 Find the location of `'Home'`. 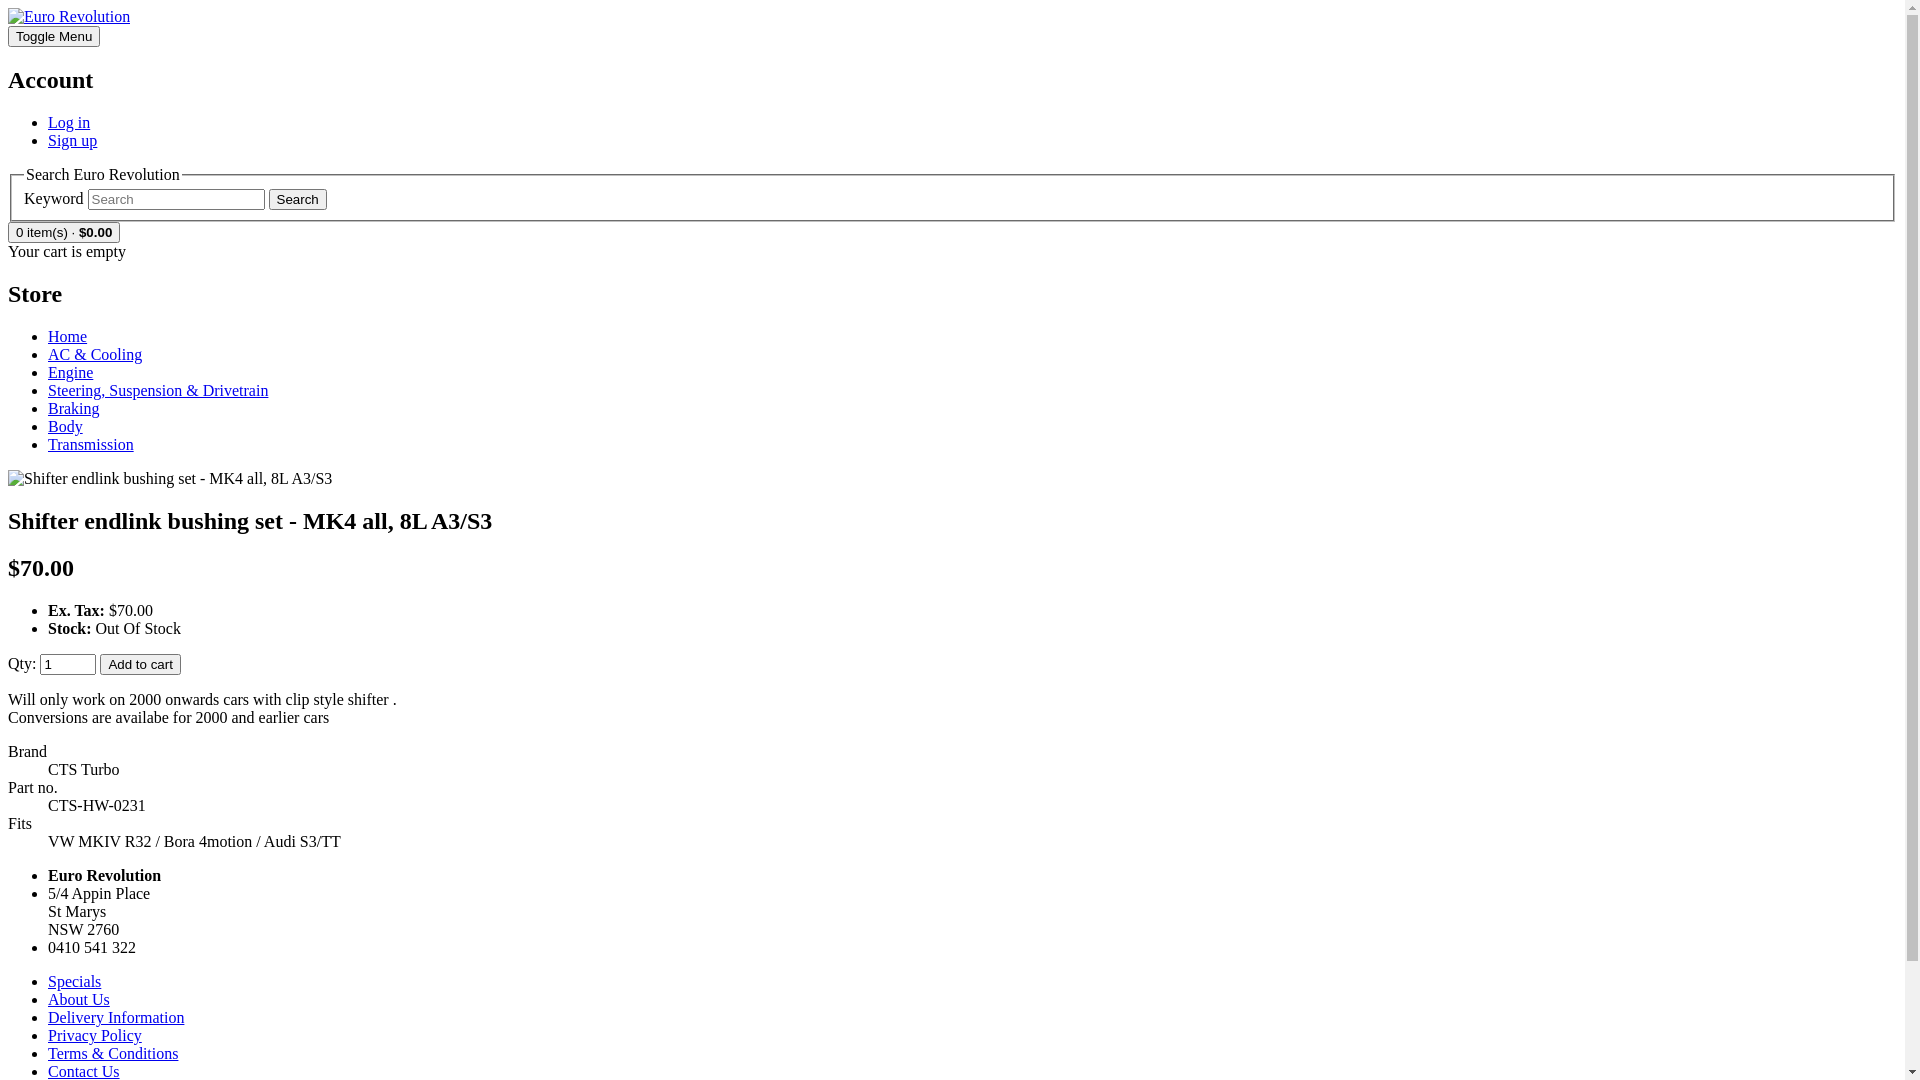

'Home' is located at coordinates (67, 335).